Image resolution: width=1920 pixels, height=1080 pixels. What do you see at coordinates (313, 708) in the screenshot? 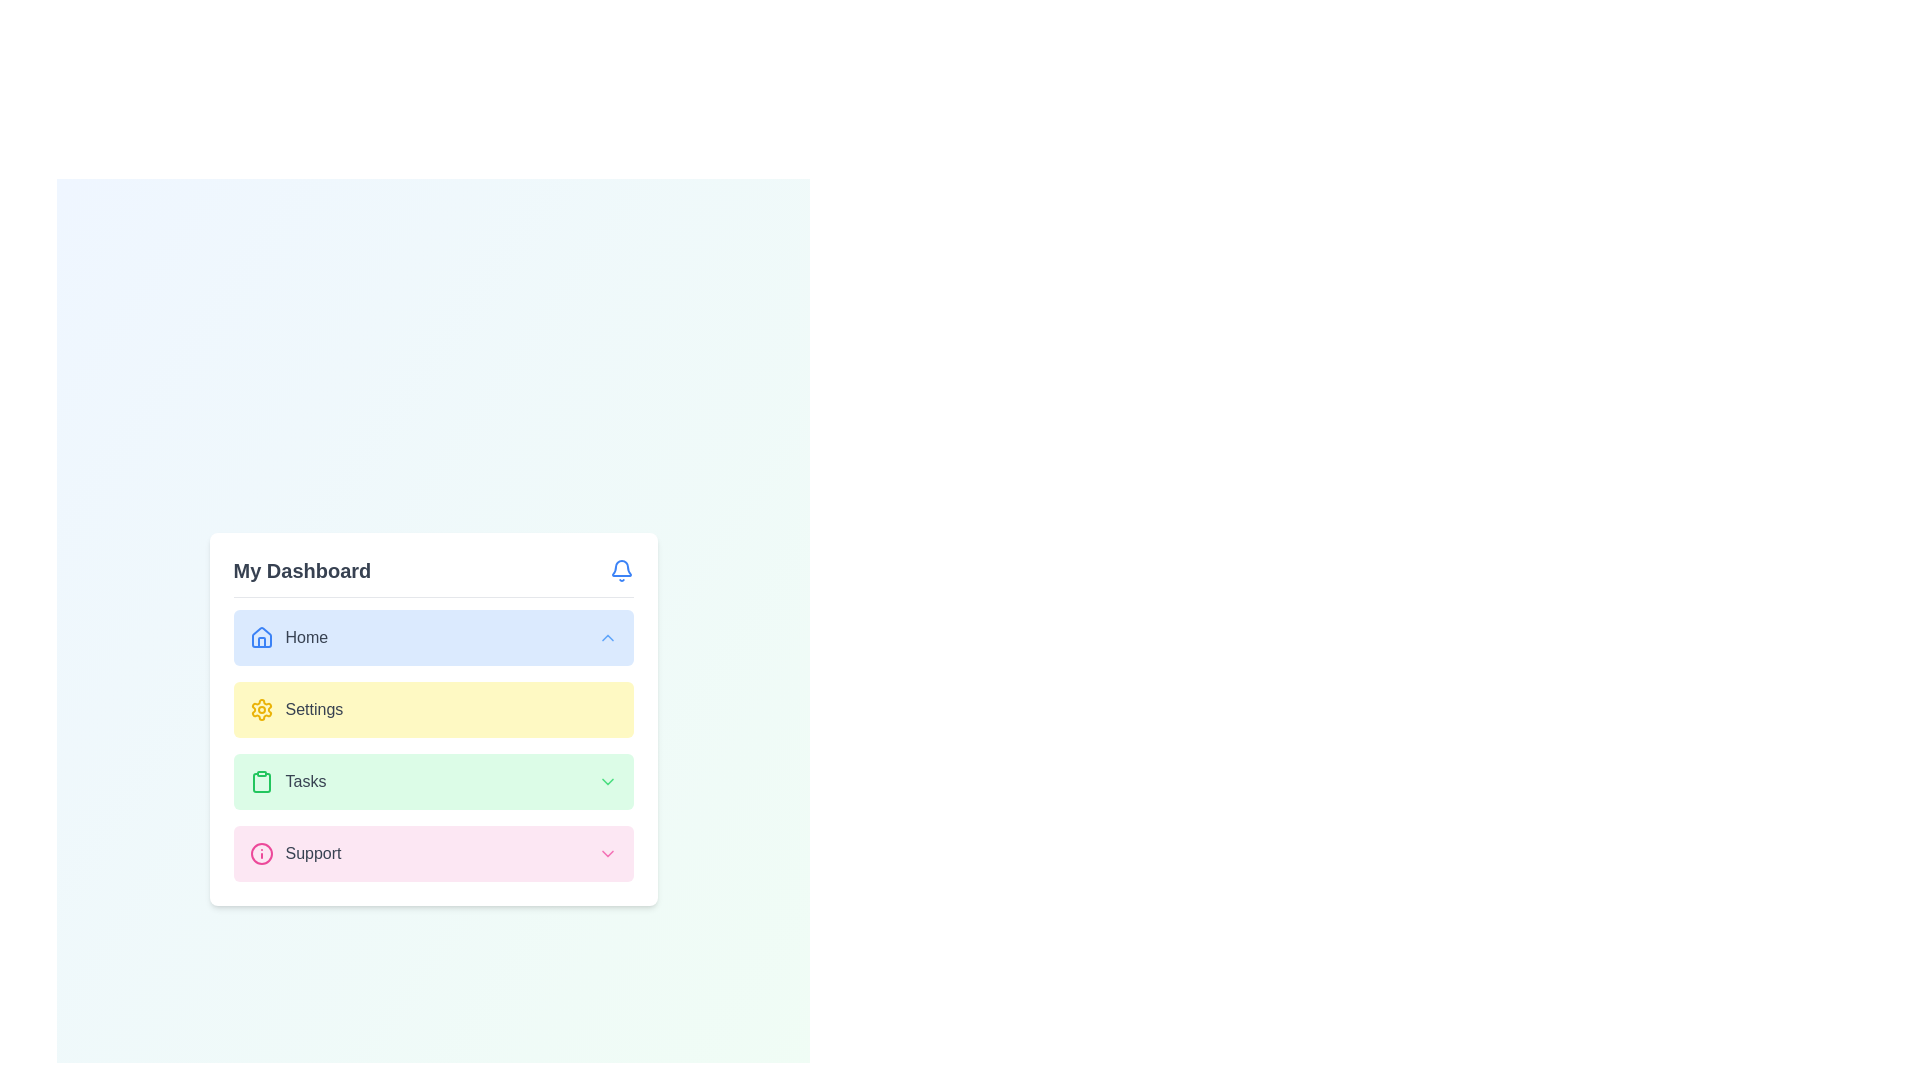
I see `the 'Settings' text label, which is styled with a medium font weight in gray and is the second item in a list on a UI card, located next to a yellow gear icon` at bounding box center [313, 708].